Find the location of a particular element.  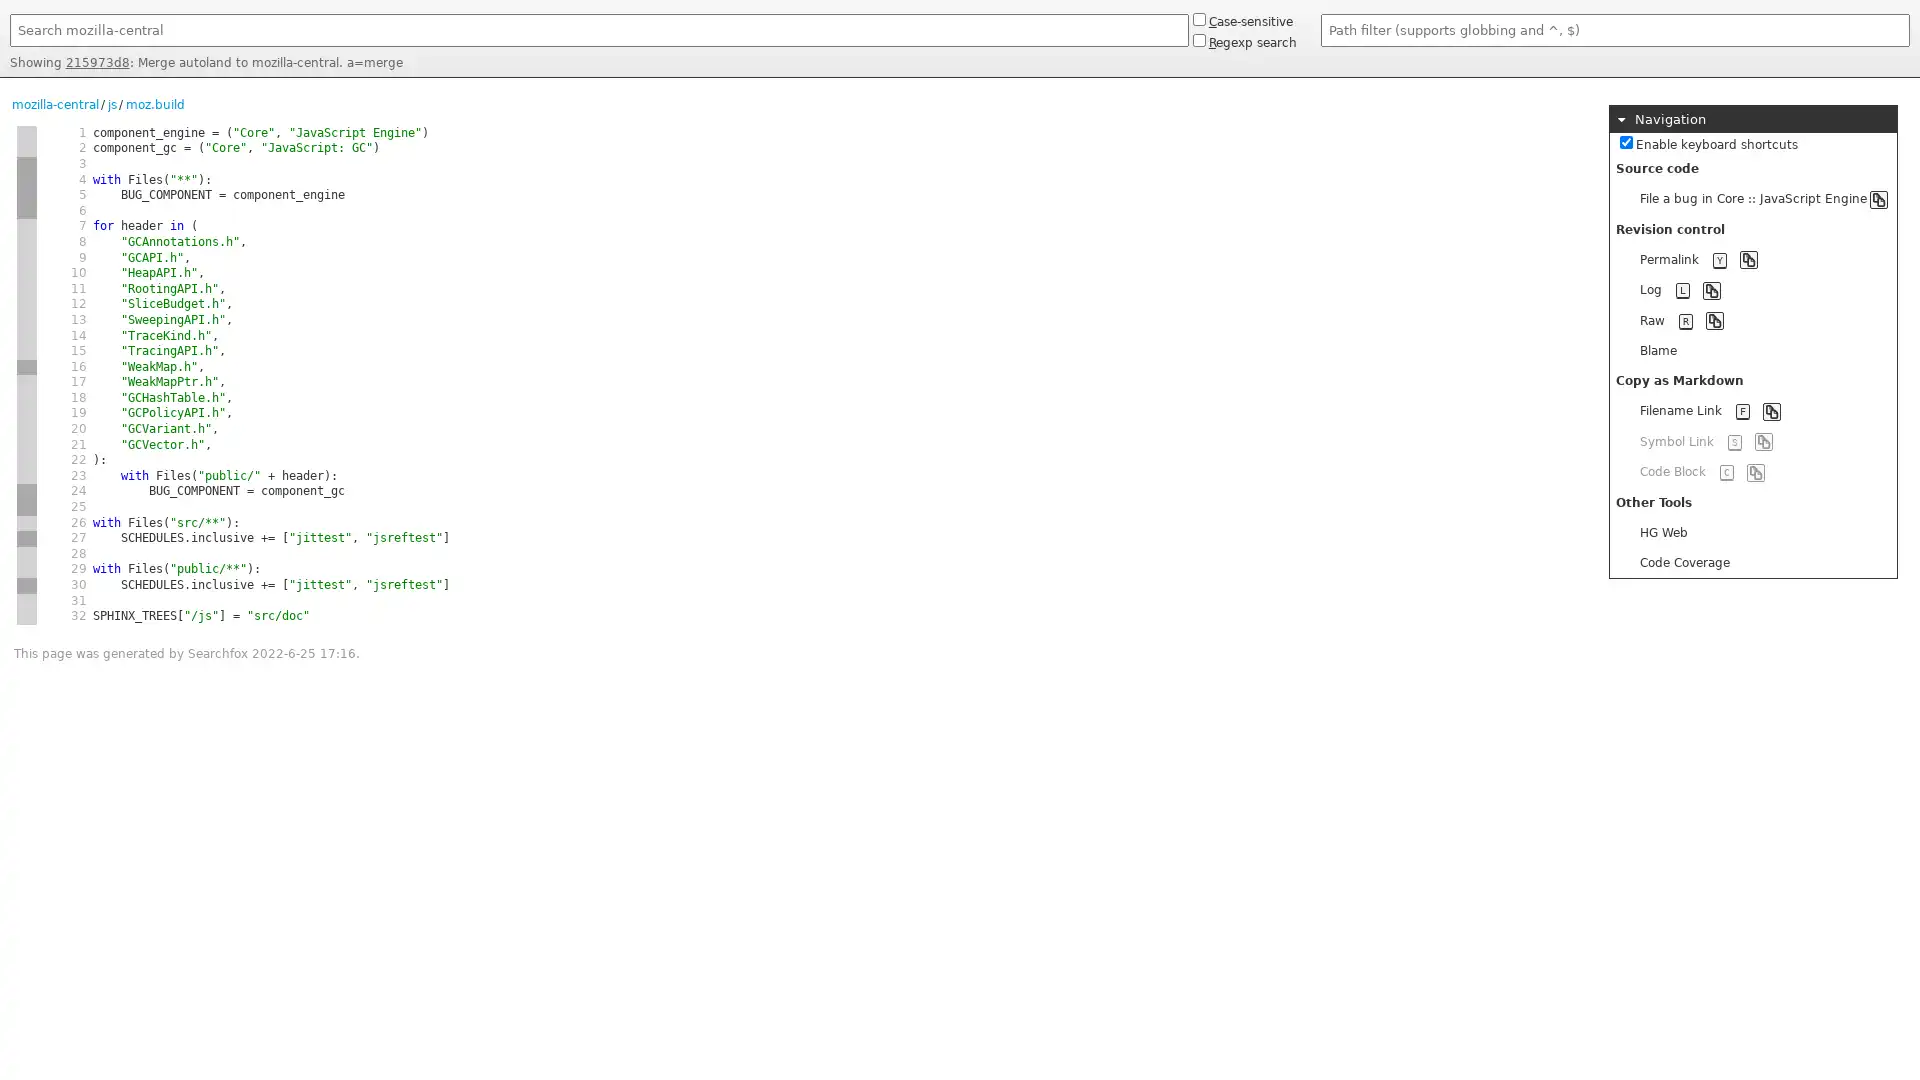

new hash 1 is located at coordinates (27, 537).